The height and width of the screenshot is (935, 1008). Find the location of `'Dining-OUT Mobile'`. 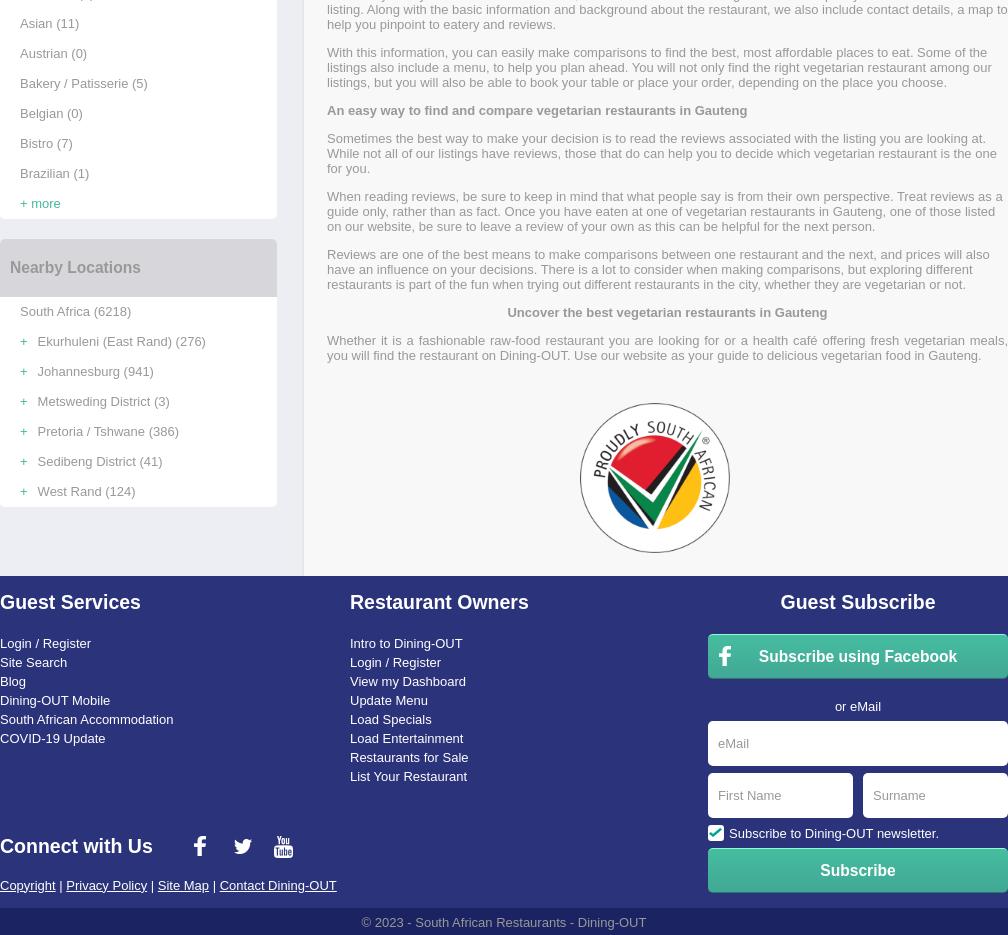

'Dining-OUT Mobile' is located at coordinates (0, 698).